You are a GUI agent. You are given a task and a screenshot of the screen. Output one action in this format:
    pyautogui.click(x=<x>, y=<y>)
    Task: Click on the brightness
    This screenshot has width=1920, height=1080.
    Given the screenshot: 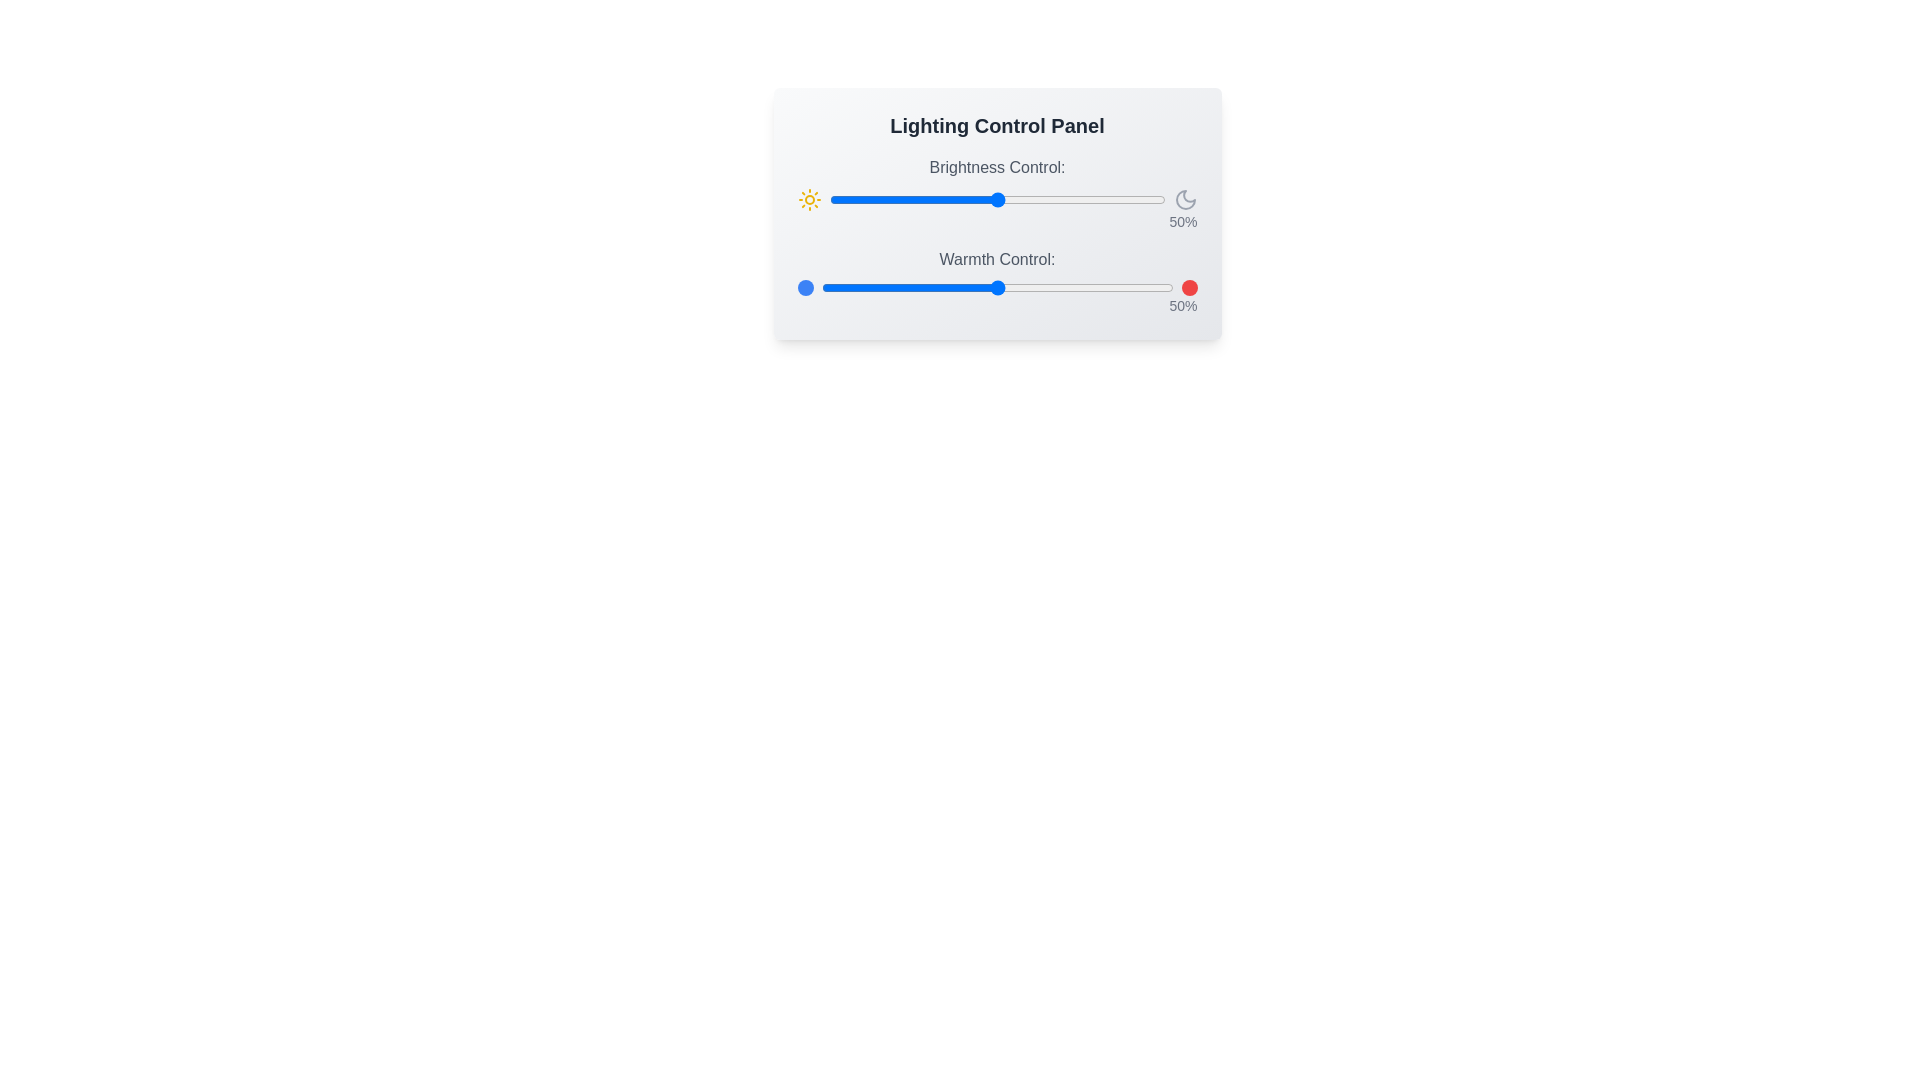 What is the action you would take?
    pyautogui.click(x=919, y=200)
    